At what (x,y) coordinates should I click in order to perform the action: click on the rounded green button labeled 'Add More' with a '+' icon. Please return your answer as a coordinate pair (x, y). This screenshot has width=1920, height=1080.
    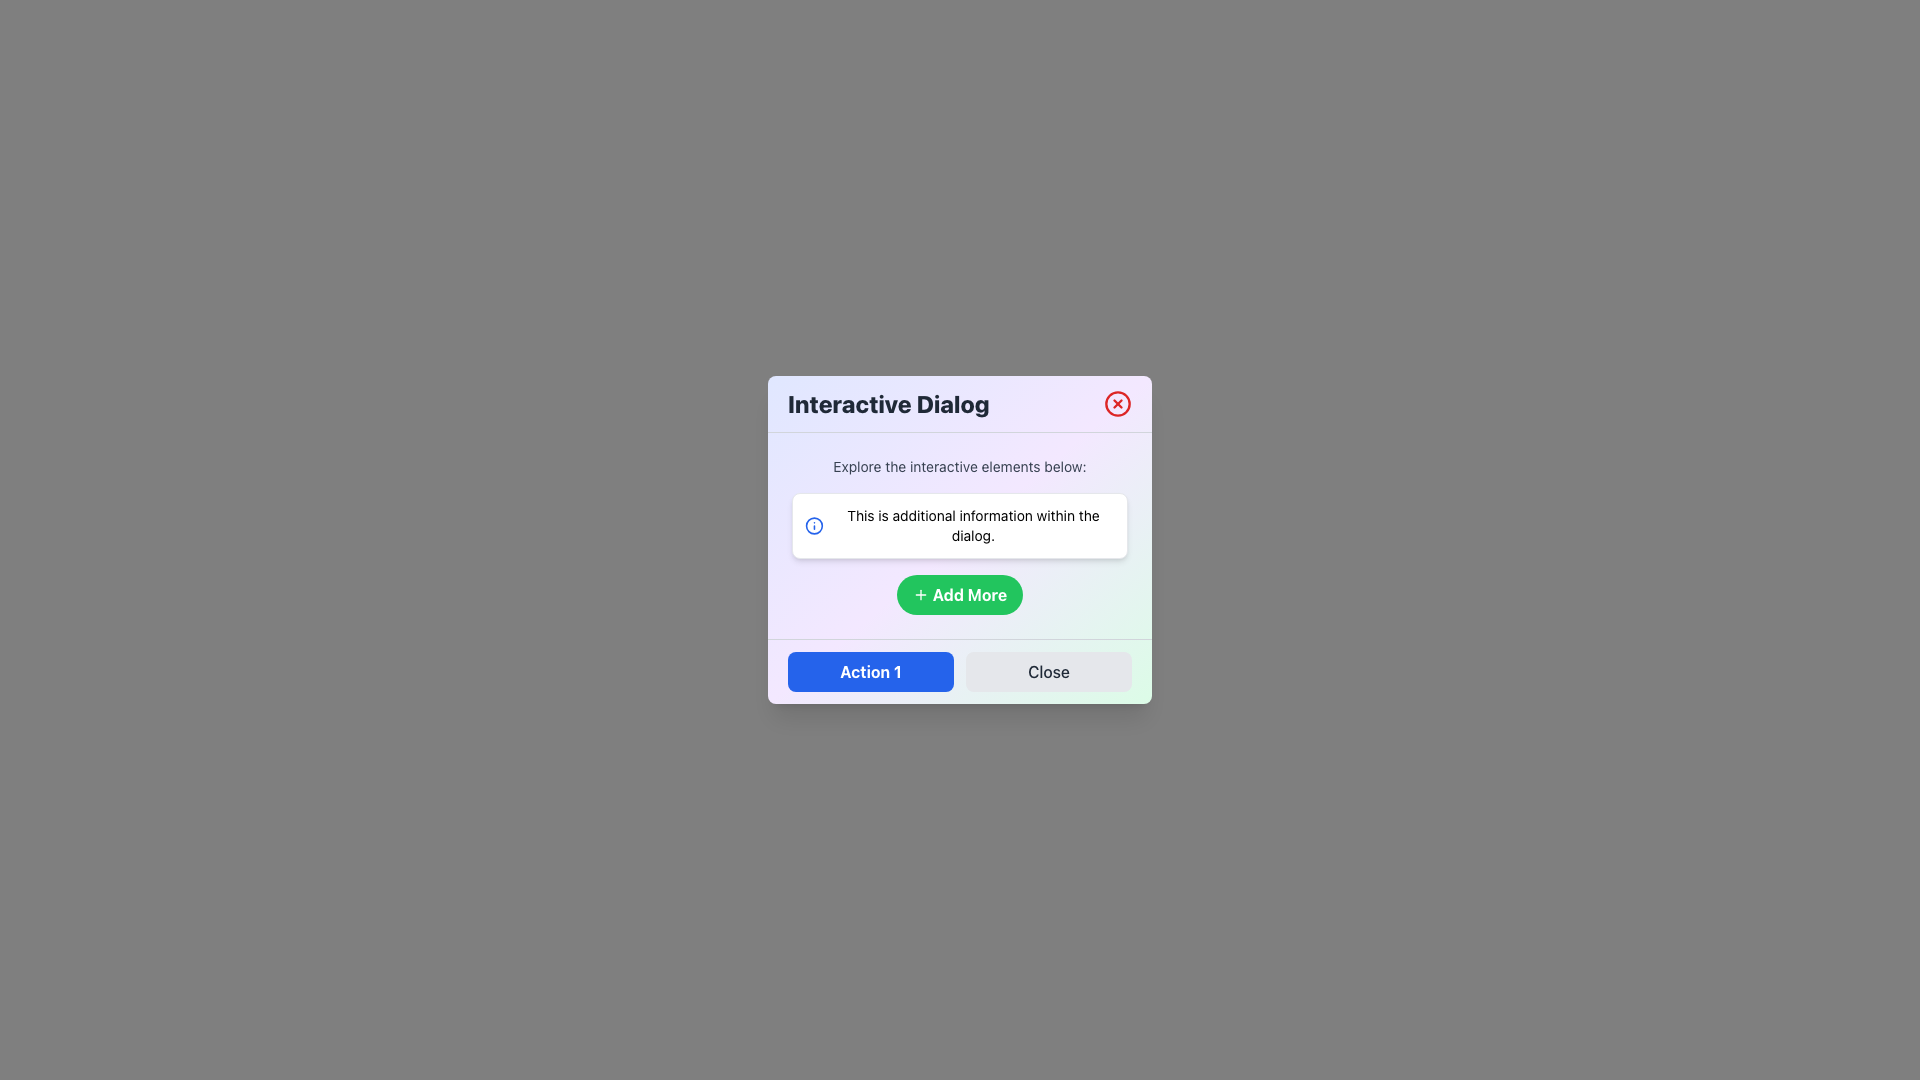
    Looking at the image, I should click on (960, 593).